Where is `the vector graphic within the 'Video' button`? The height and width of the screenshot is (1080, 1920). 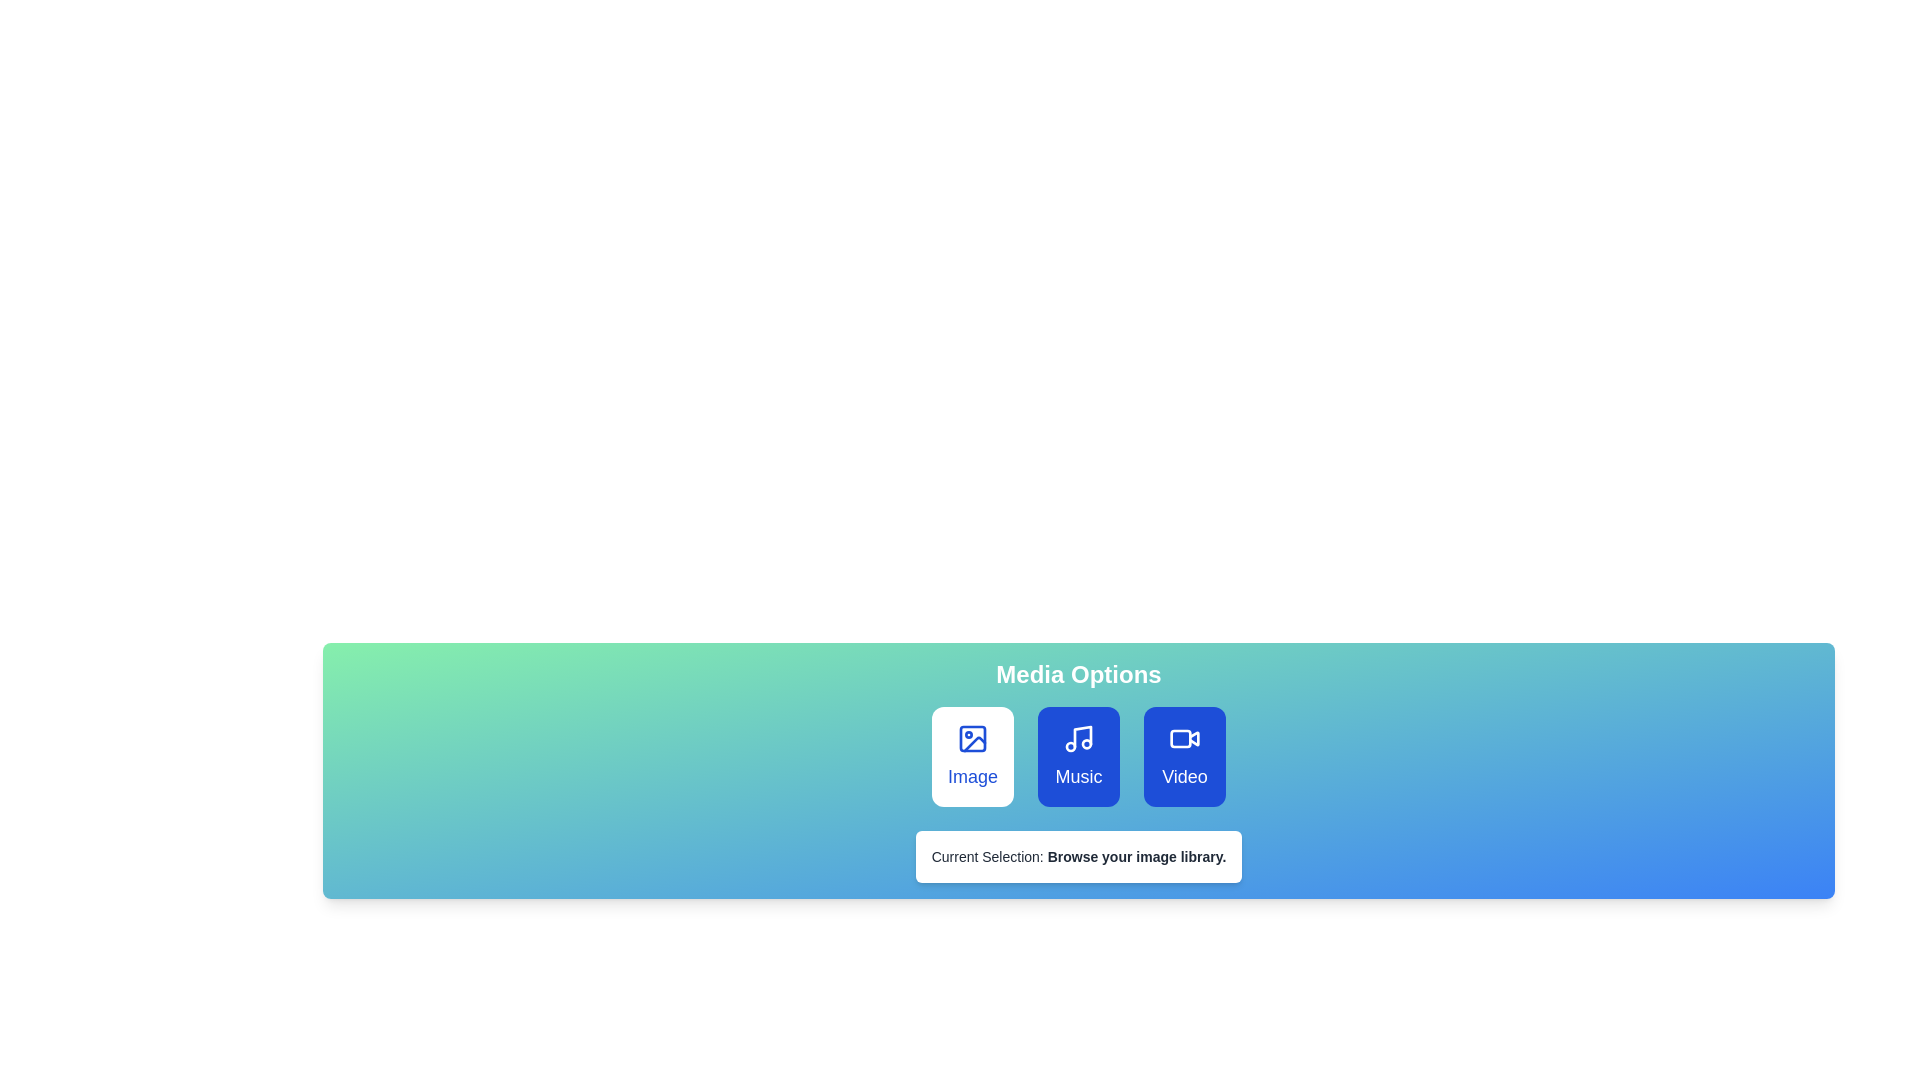 the vector graphic within the 'Video' button is located at coordinates (1194, 737).